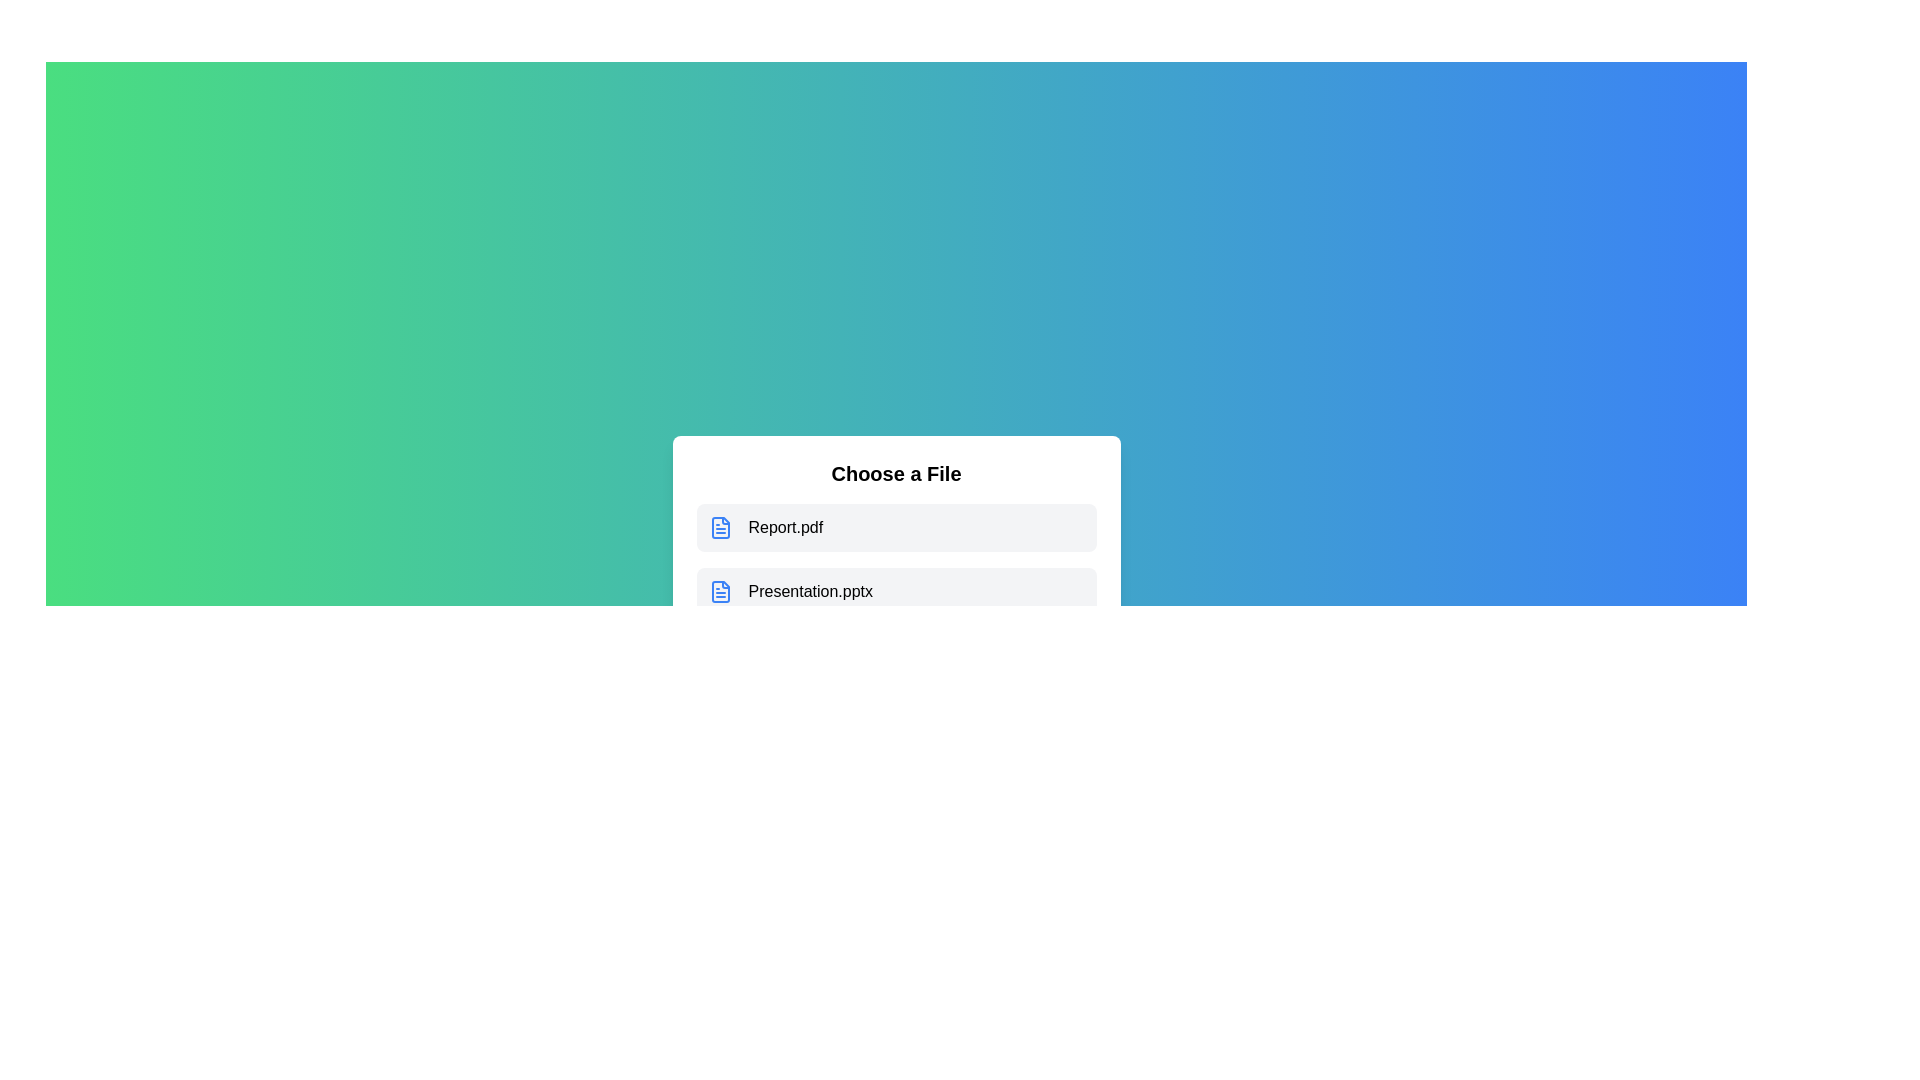 This screenshot has height=1080, width=1920. I want to click on the file Report.pdf to observe its hover effect, so click(895, 527).